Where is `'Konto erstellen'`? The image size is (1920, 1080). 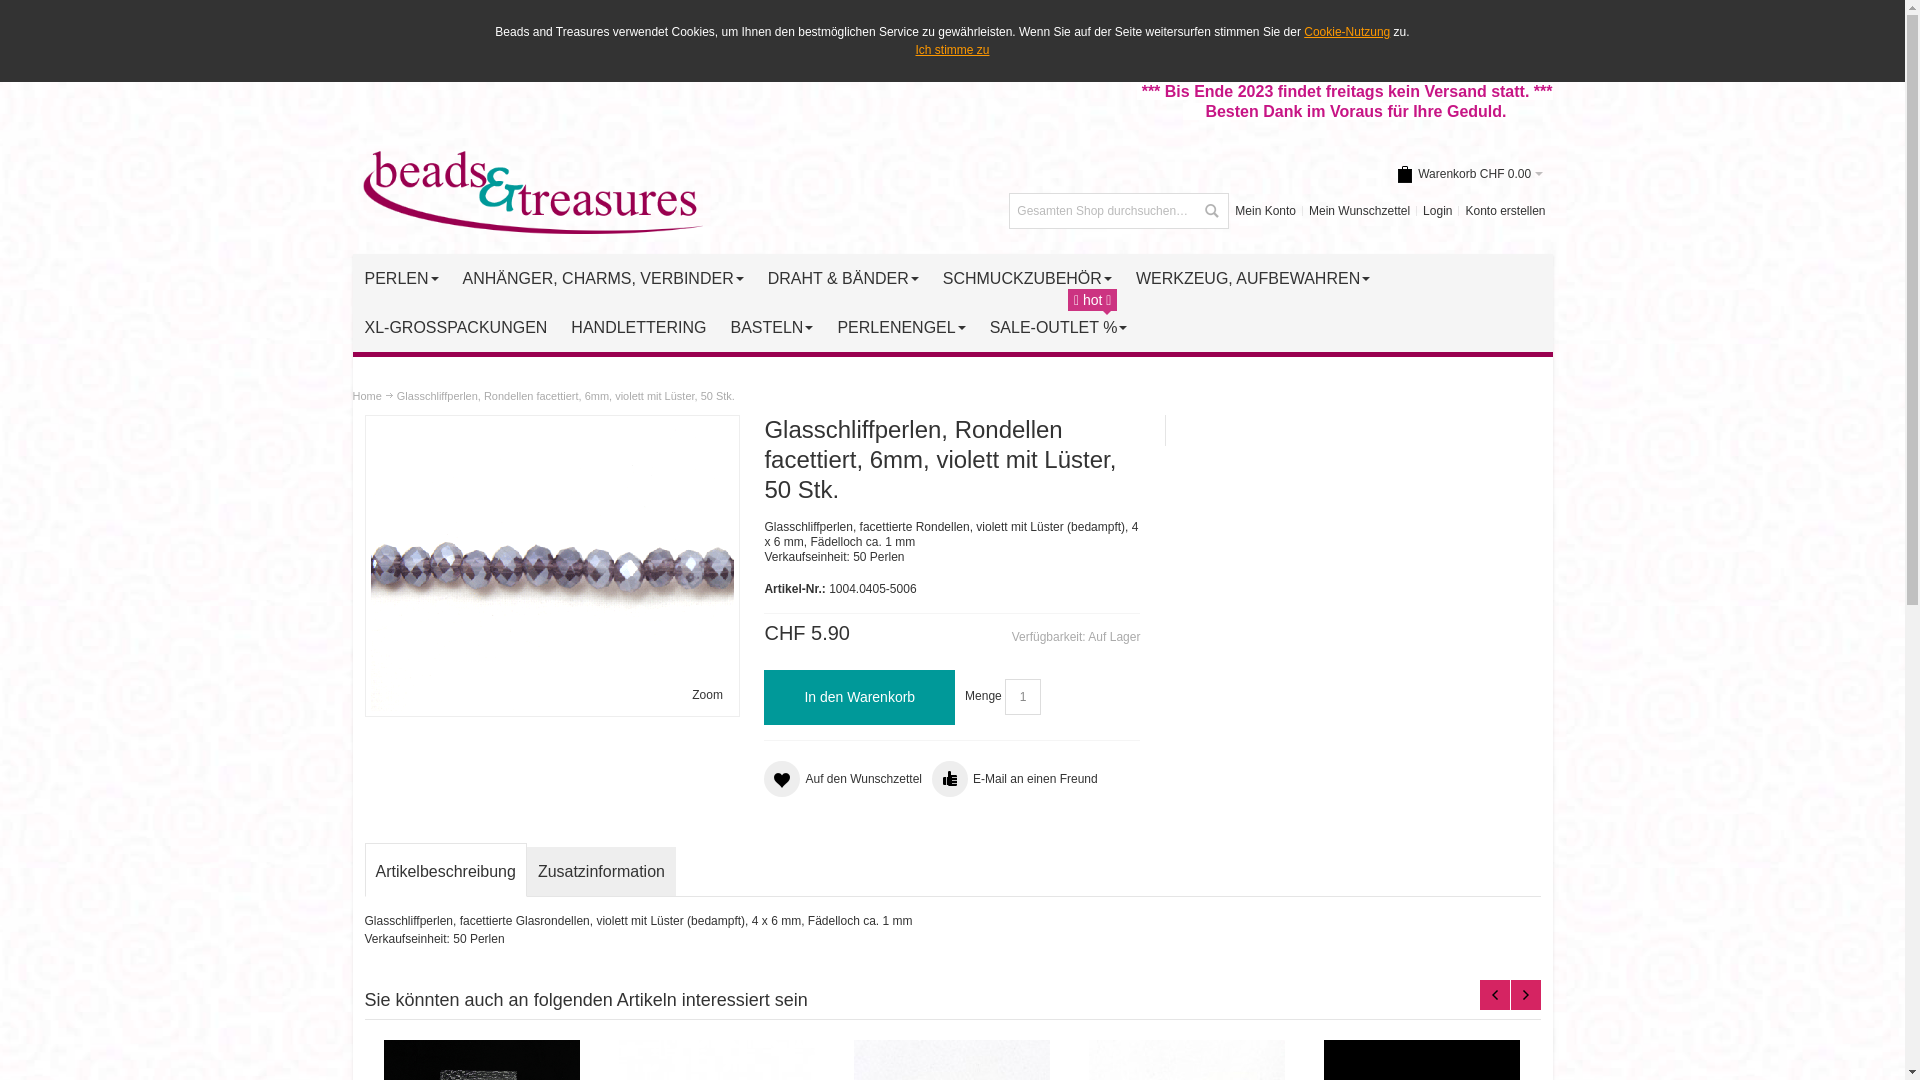
'Konto erstellen' is located at coordinates (1458, 211).